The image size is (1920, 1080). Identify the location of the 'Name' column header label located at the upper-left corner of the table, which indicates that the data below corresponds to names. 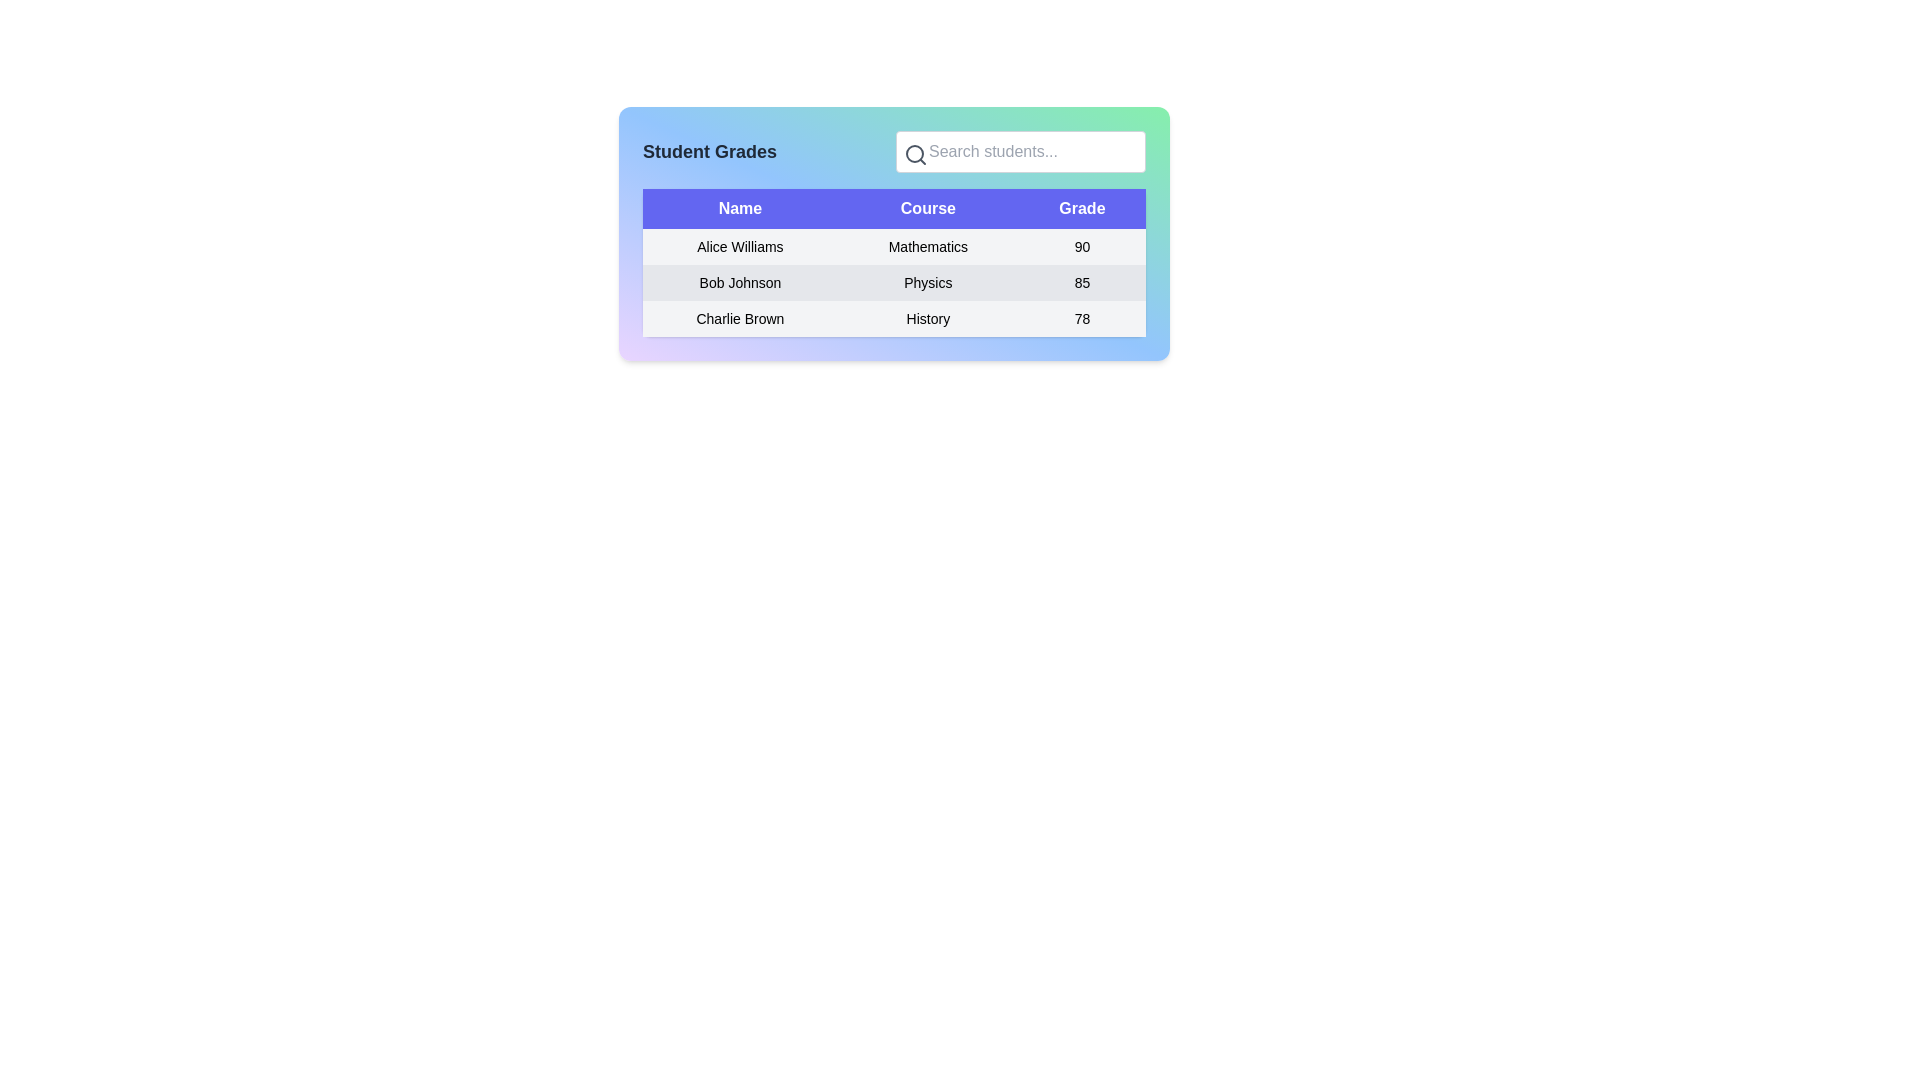
(739, 208).